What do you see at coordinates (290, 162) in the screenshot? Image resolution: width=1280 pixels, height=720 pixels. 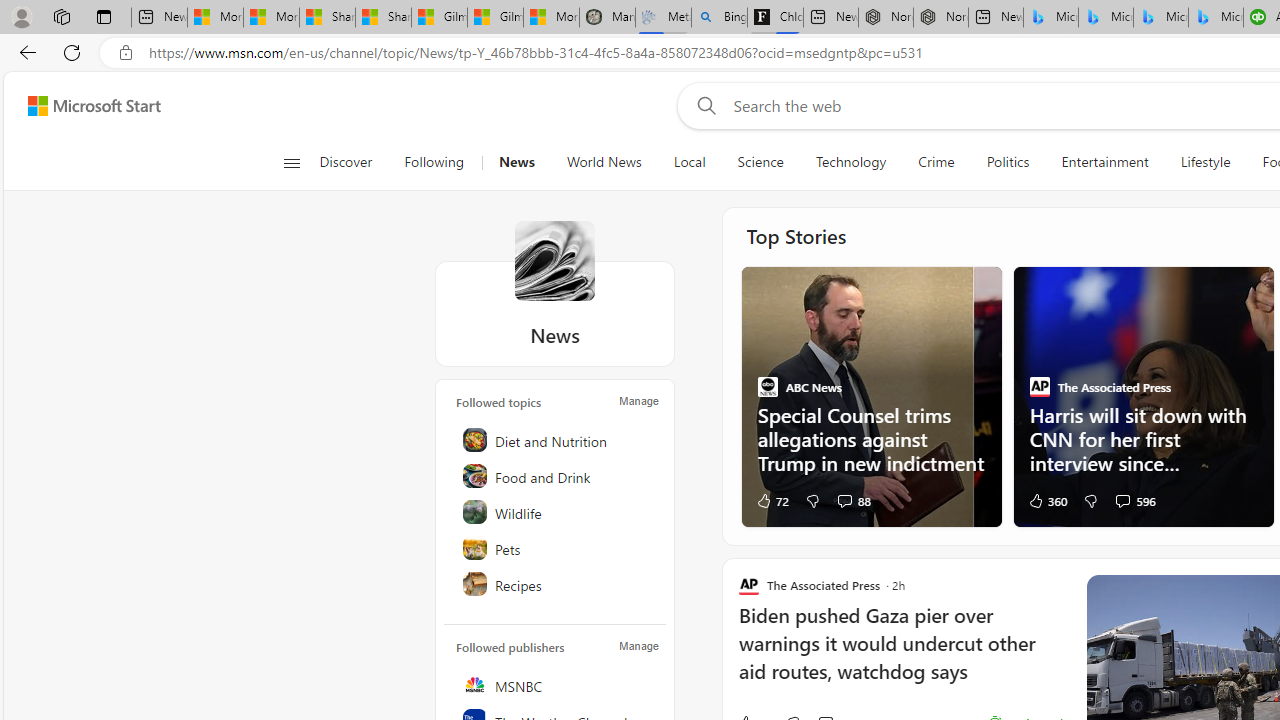 I see `'Class: button-glyph'` at bounding box center [290, 162].